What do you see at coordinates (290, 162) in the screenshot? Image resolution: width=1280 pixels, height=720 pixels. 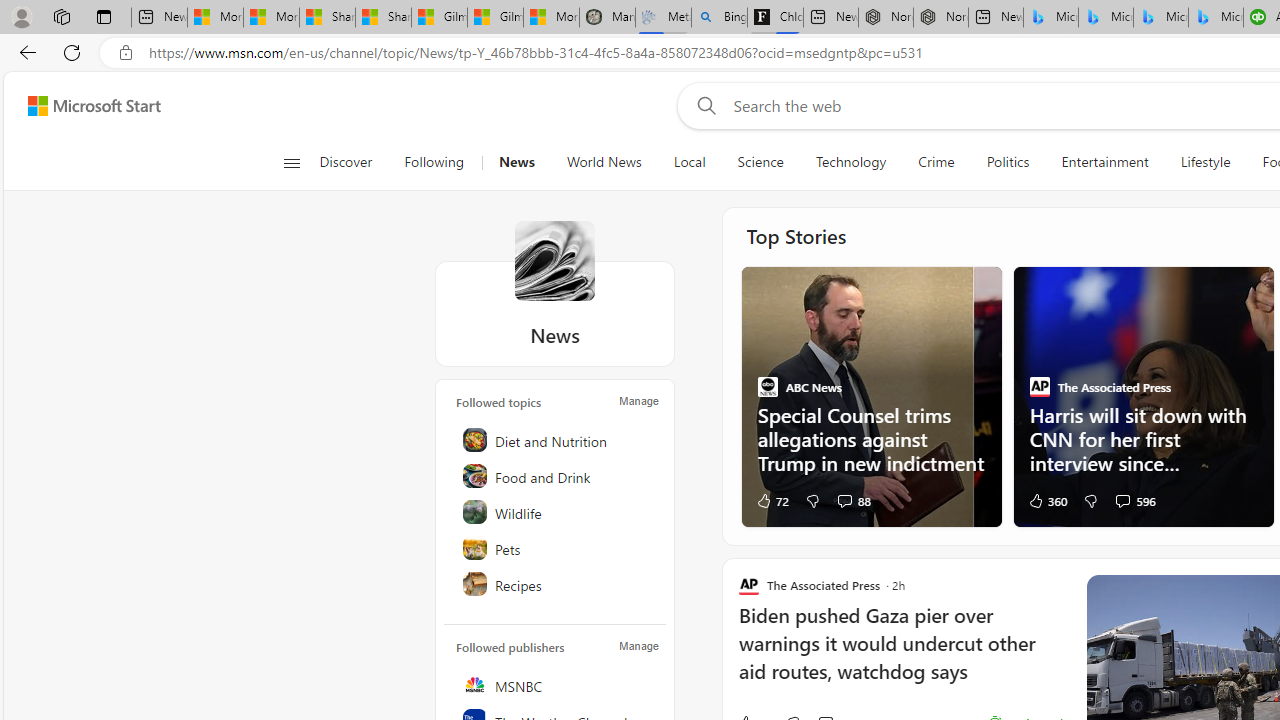 I see `'Class: button-glyph'` at bounding box center [290, 162].